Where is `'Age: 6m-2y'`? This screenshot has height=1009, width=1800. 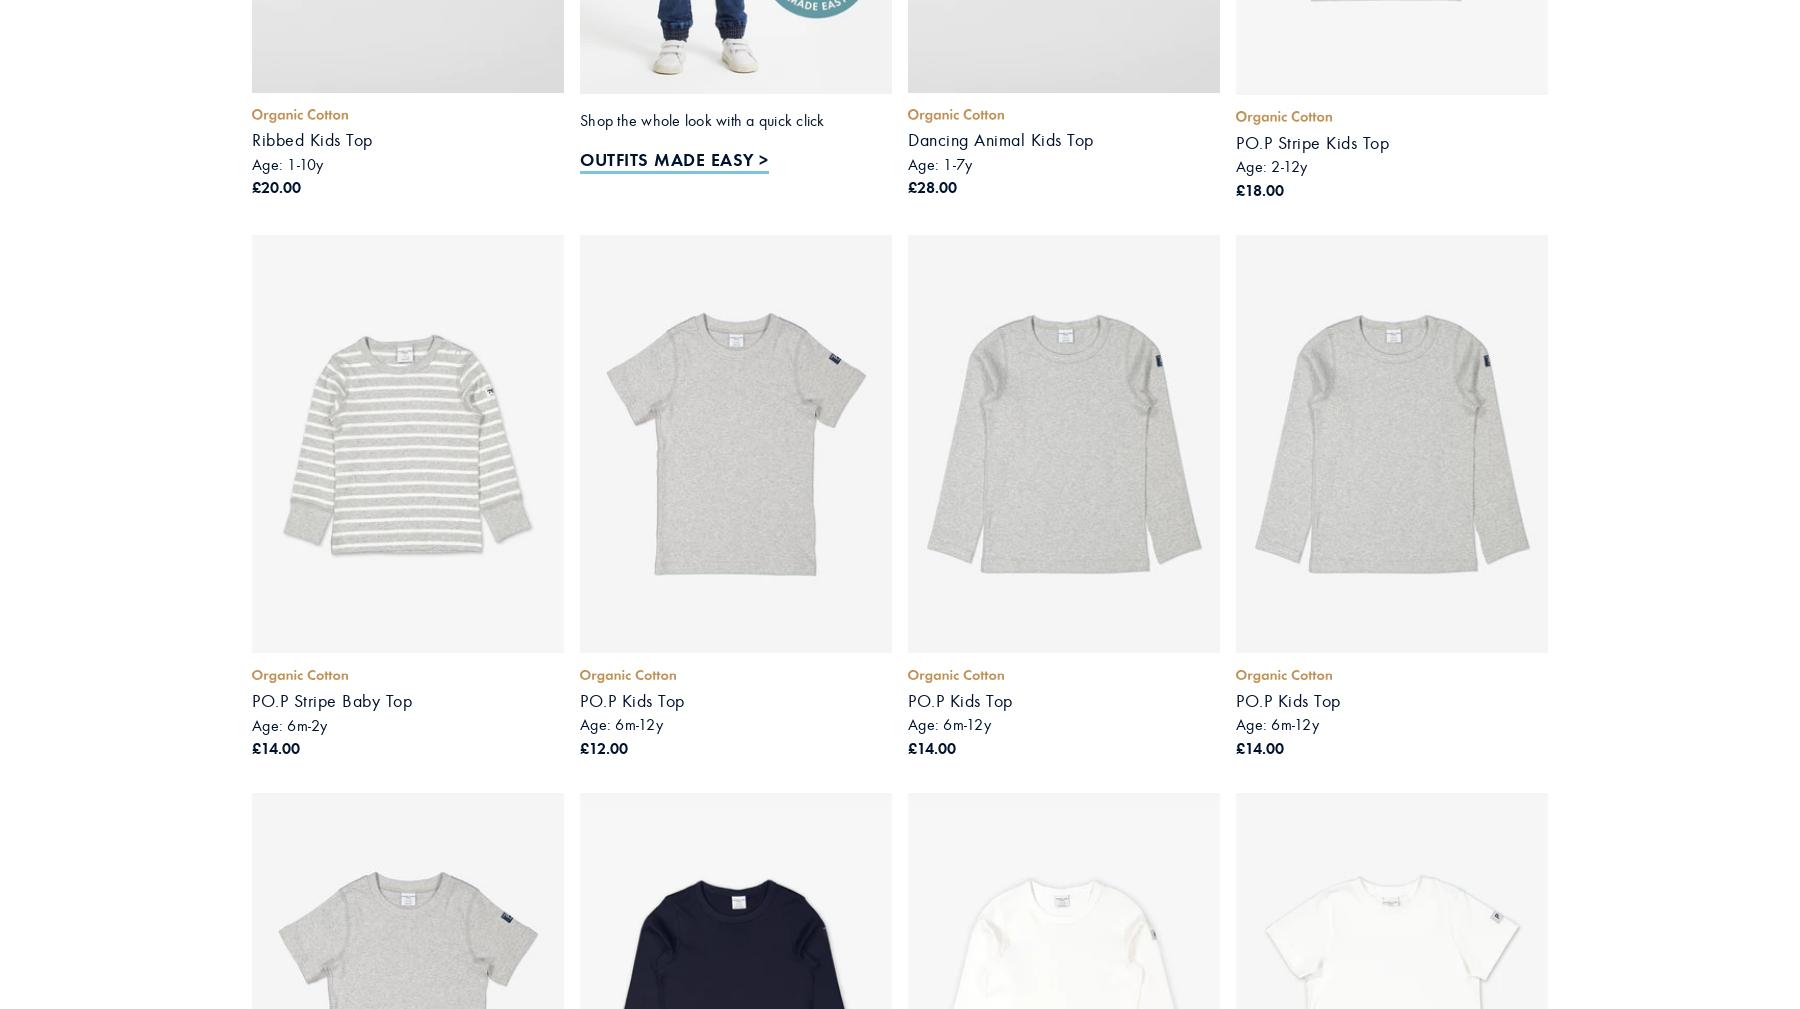 'Age: 6m-2y' is located at coordinates (288, 724).